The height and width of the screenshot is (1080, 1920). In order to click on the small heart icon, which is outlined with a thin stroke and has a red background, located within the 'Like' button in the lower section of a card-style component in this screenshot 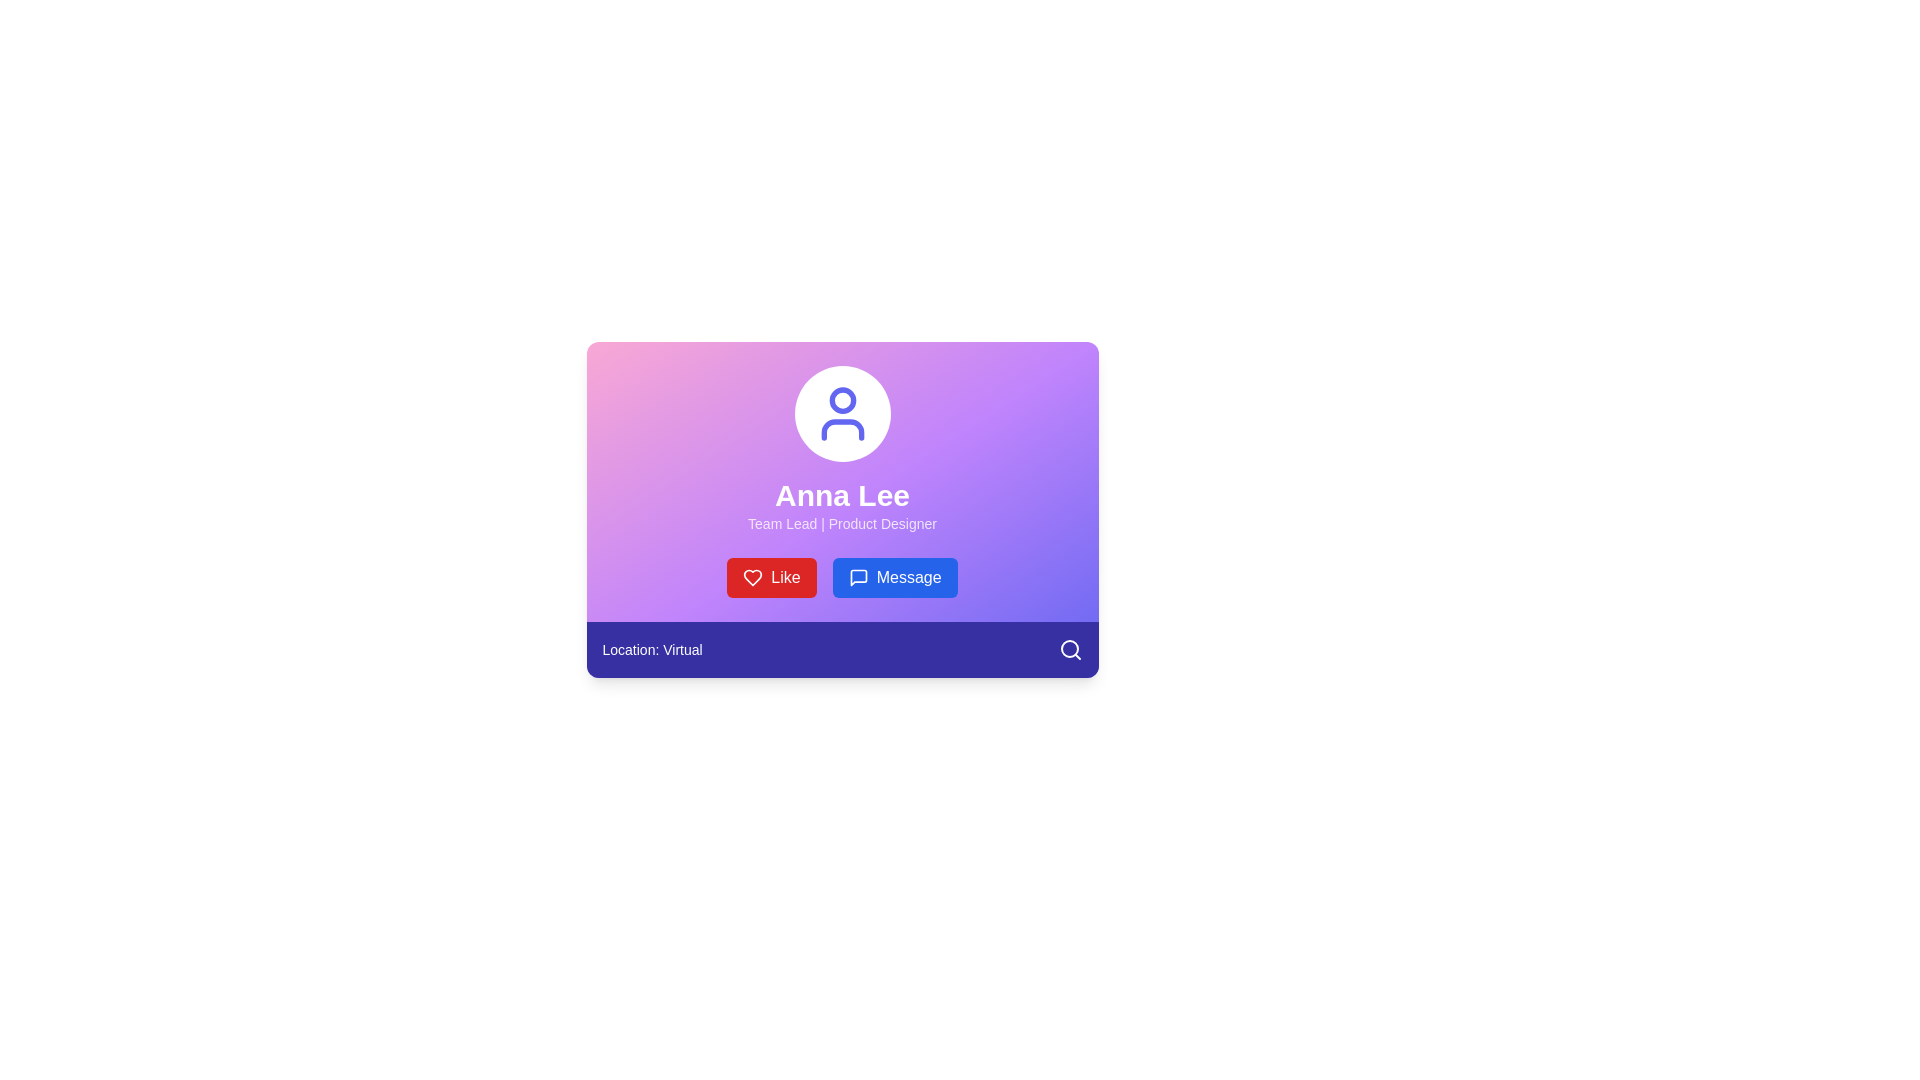, I will do `click(752, 578)`.